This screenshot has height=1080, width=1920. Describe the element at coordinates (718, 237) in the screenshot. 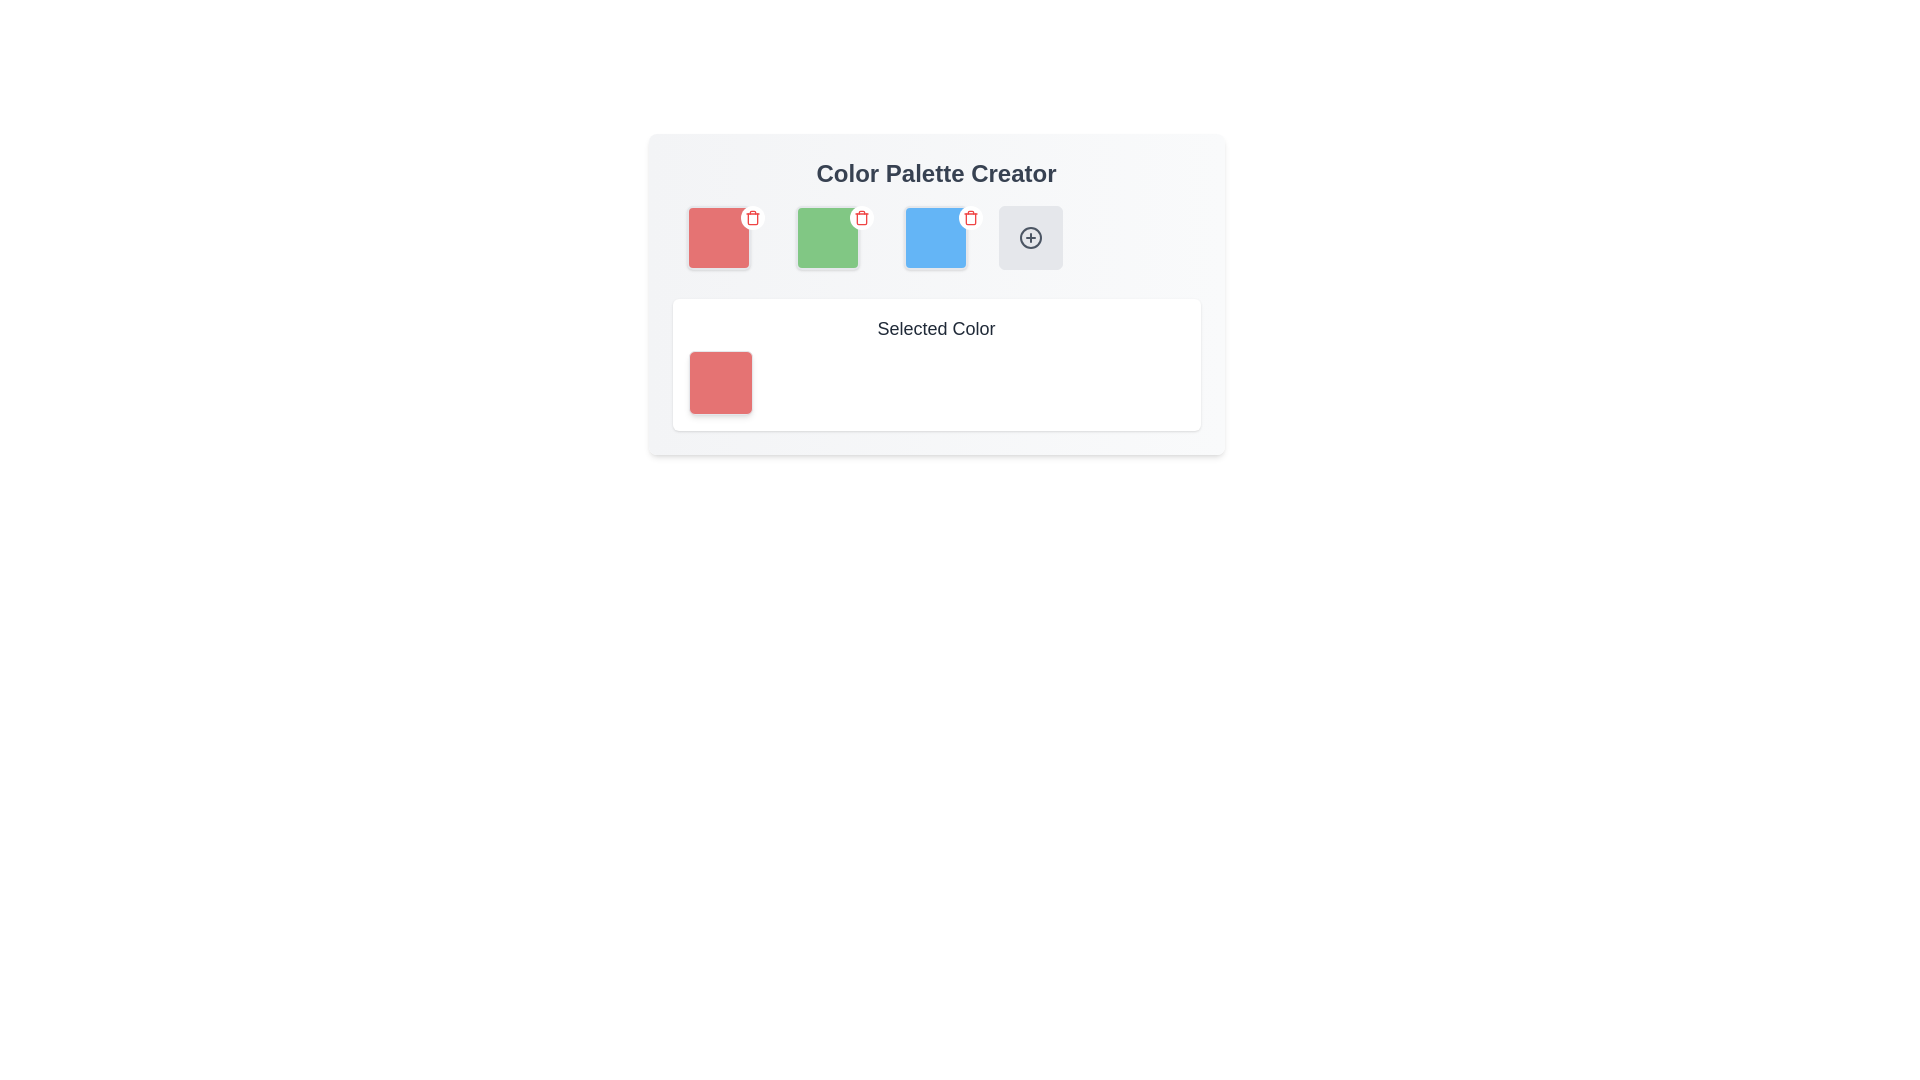

I see `the first color swatch in the Color Palette Creator application` at that location.